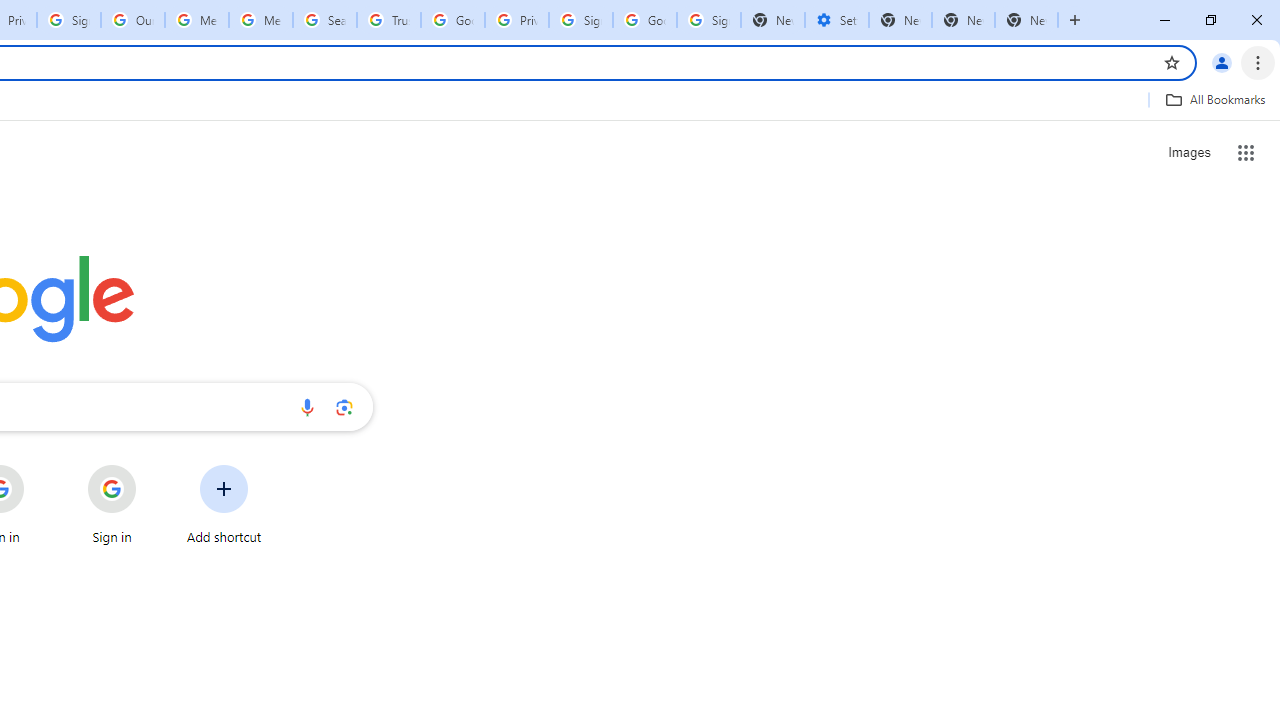 This screenshot has height=720, width=1280. What do you see at coordinates (452, 20) in the screenshot?
I see `'Google Ads - Sign in'` at bounding box center [452, 20].